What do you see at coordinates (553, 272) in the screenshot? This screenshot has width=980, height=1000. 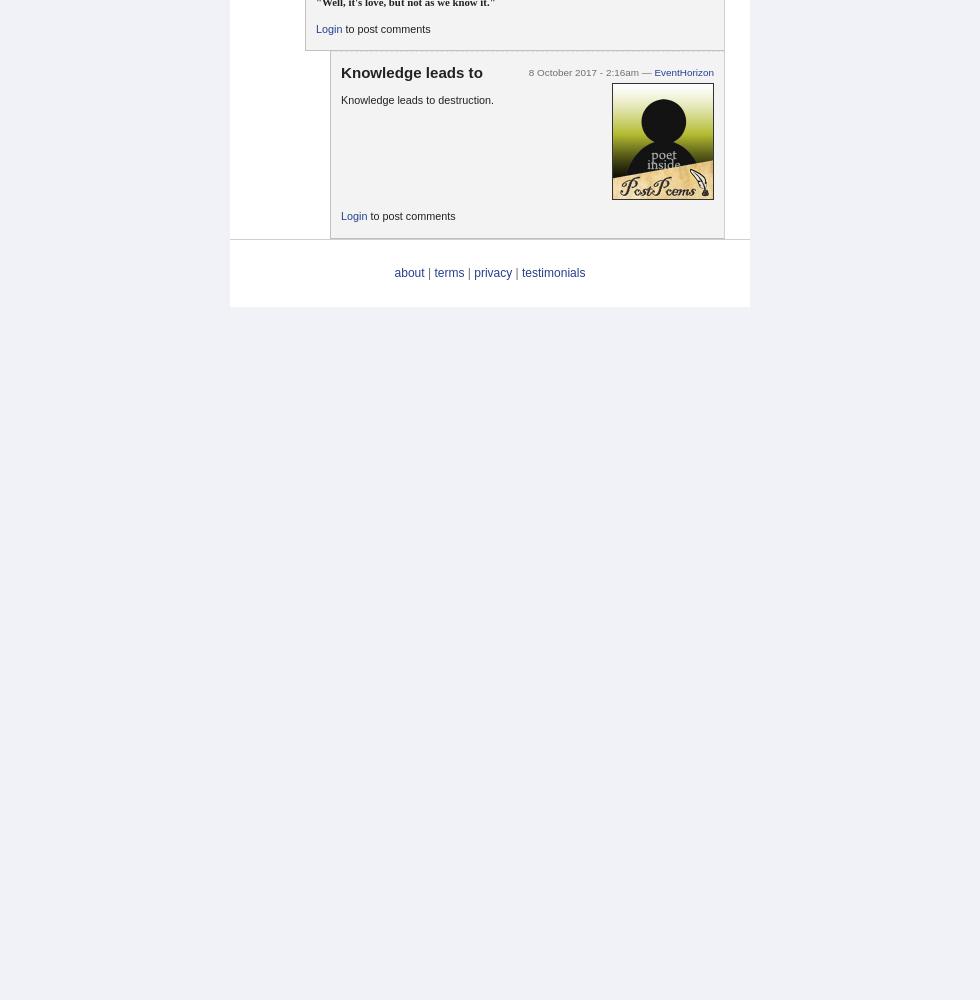 I see `'testimonials'` at bounding box center [553, 272].